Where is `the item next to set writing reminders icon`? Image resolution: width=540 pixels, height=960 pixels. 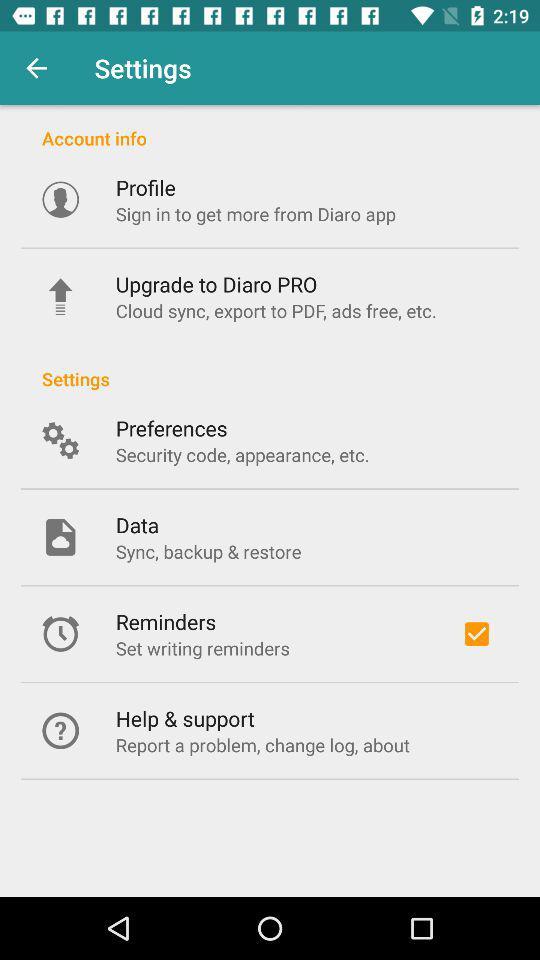
the item next to set writing reminders icon is located at coordinates (475, 633).